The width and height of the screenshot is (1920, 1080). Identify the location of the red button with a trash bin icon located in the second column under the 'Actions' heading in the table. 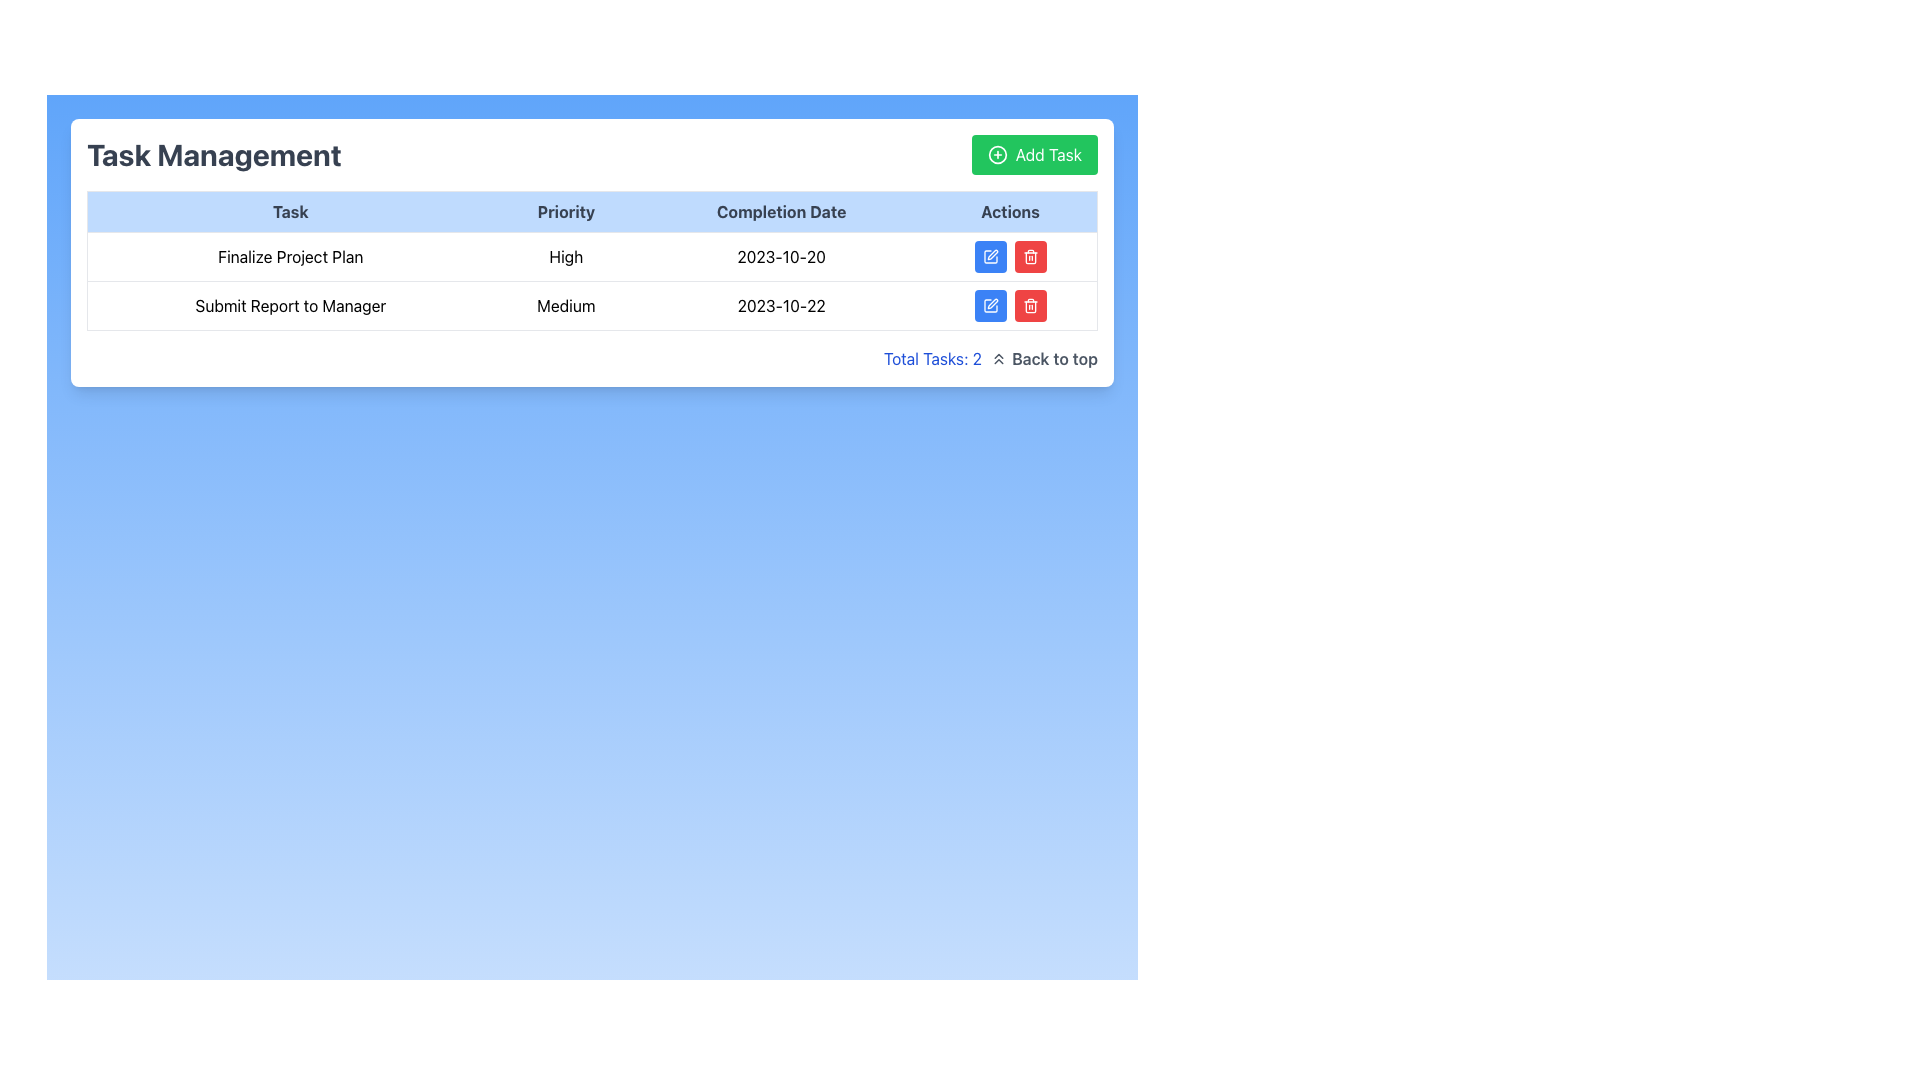
(1030, 256).